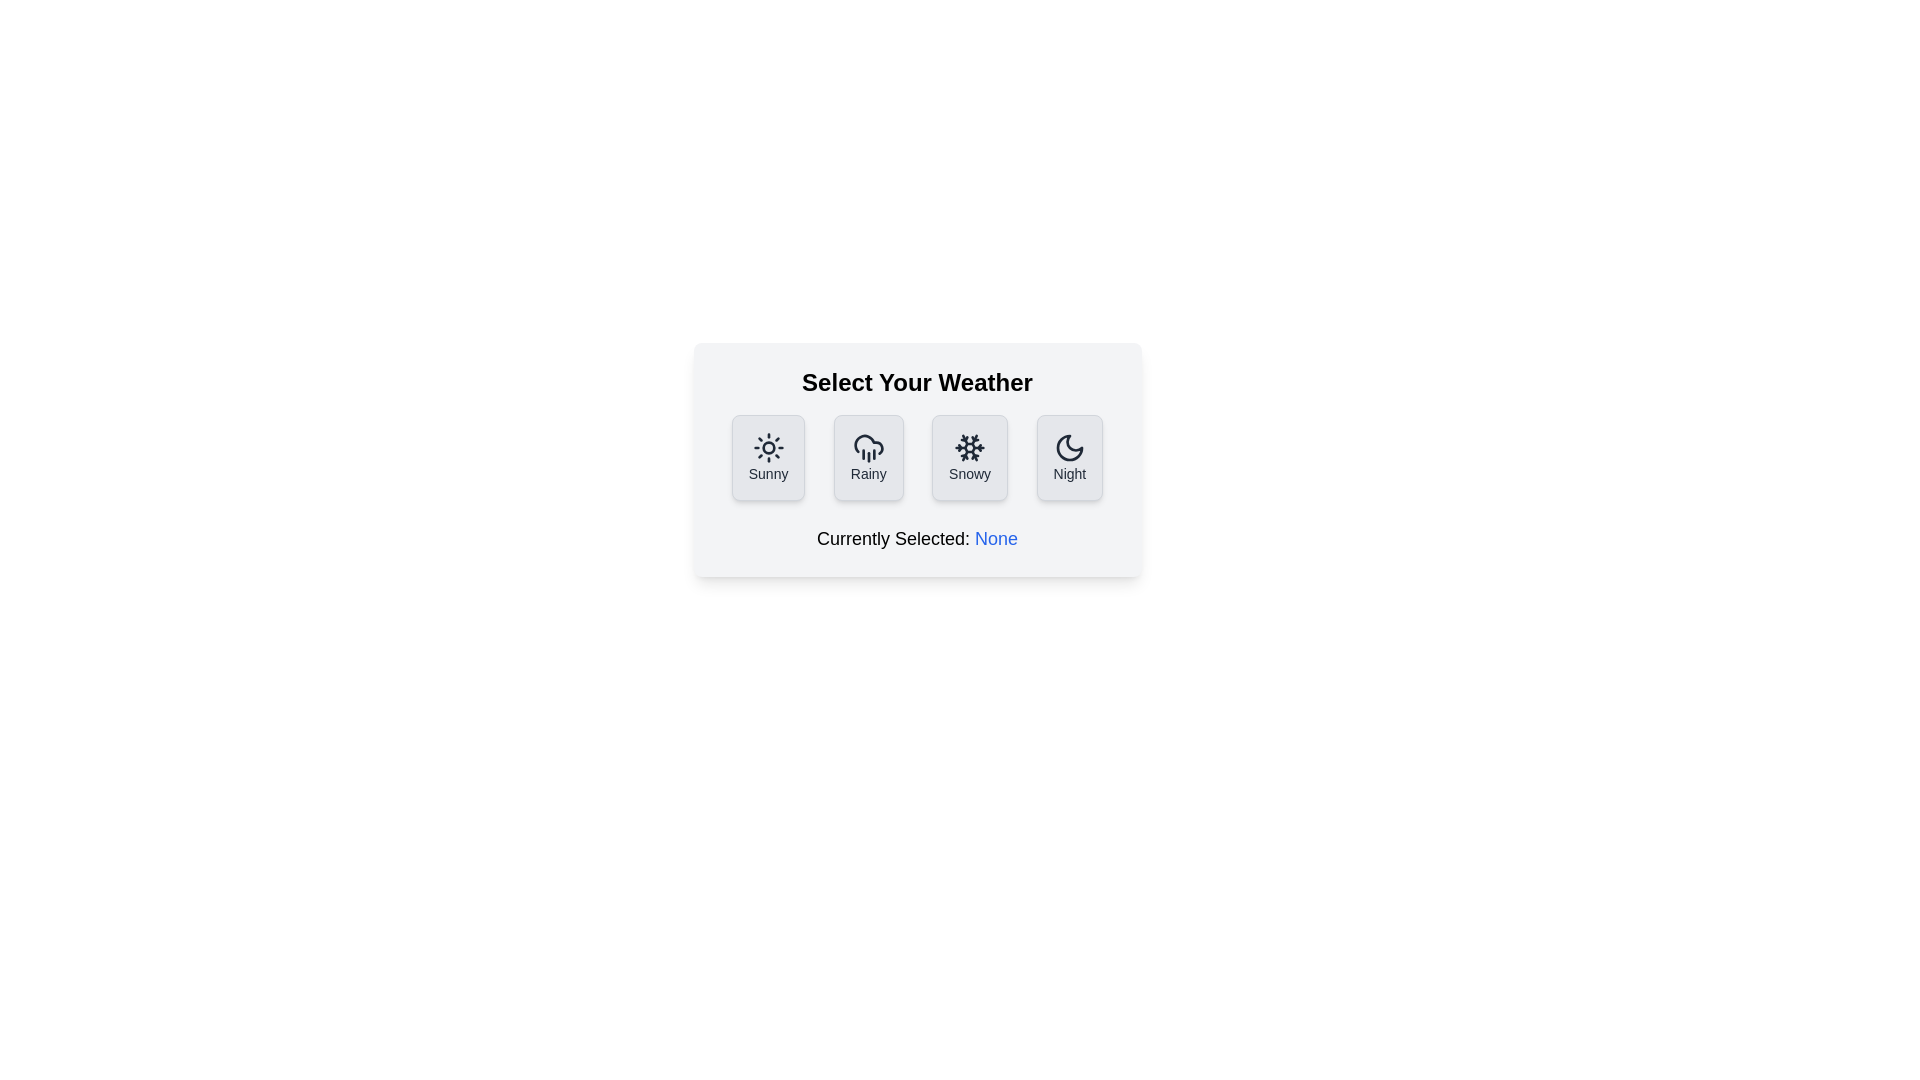 This screenshot has width=1920, height=1080. Describe the element at coordinates (767, 446) in the screenshot. I see `the small circular graphical component at the center of the sun icon in the 'Sunny' selection box, which is part of the weather icon group` at that location.